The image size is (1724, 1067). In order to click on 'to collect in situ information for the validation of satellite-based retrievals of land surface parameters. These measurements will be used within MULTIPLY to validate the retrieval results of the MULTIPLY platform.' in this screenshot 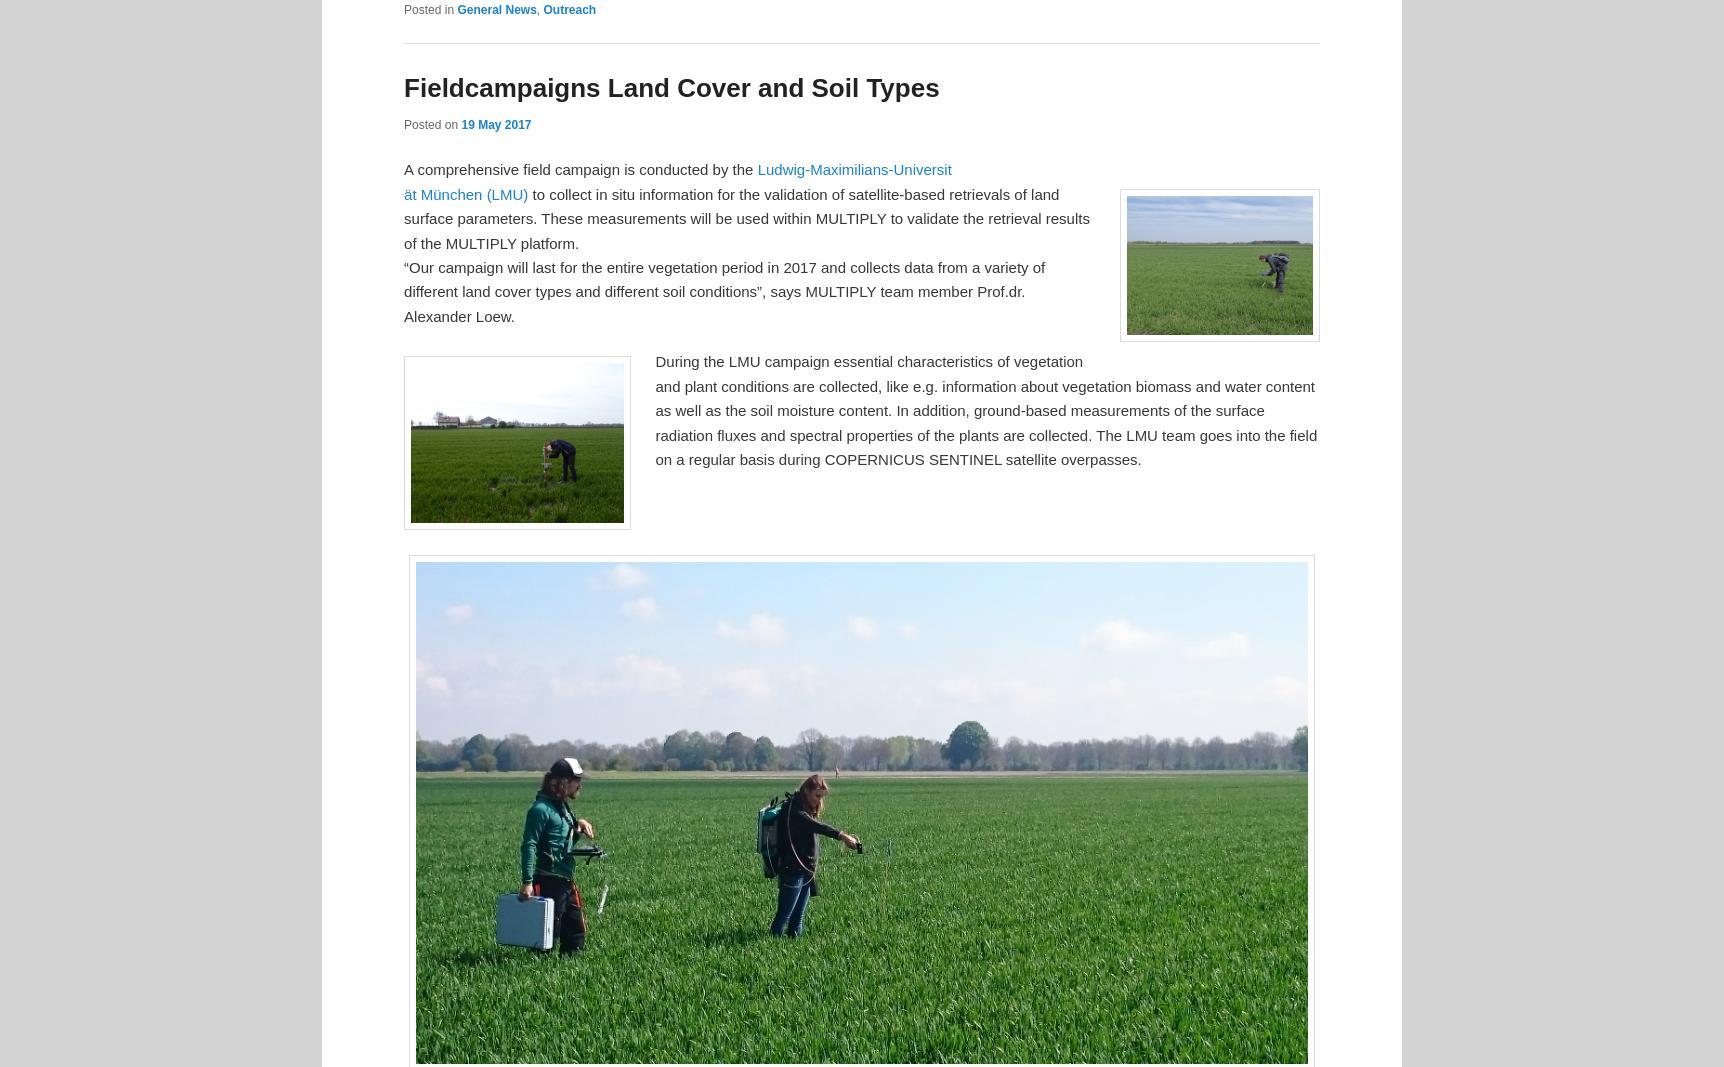, I will do `click(746, 217)`.